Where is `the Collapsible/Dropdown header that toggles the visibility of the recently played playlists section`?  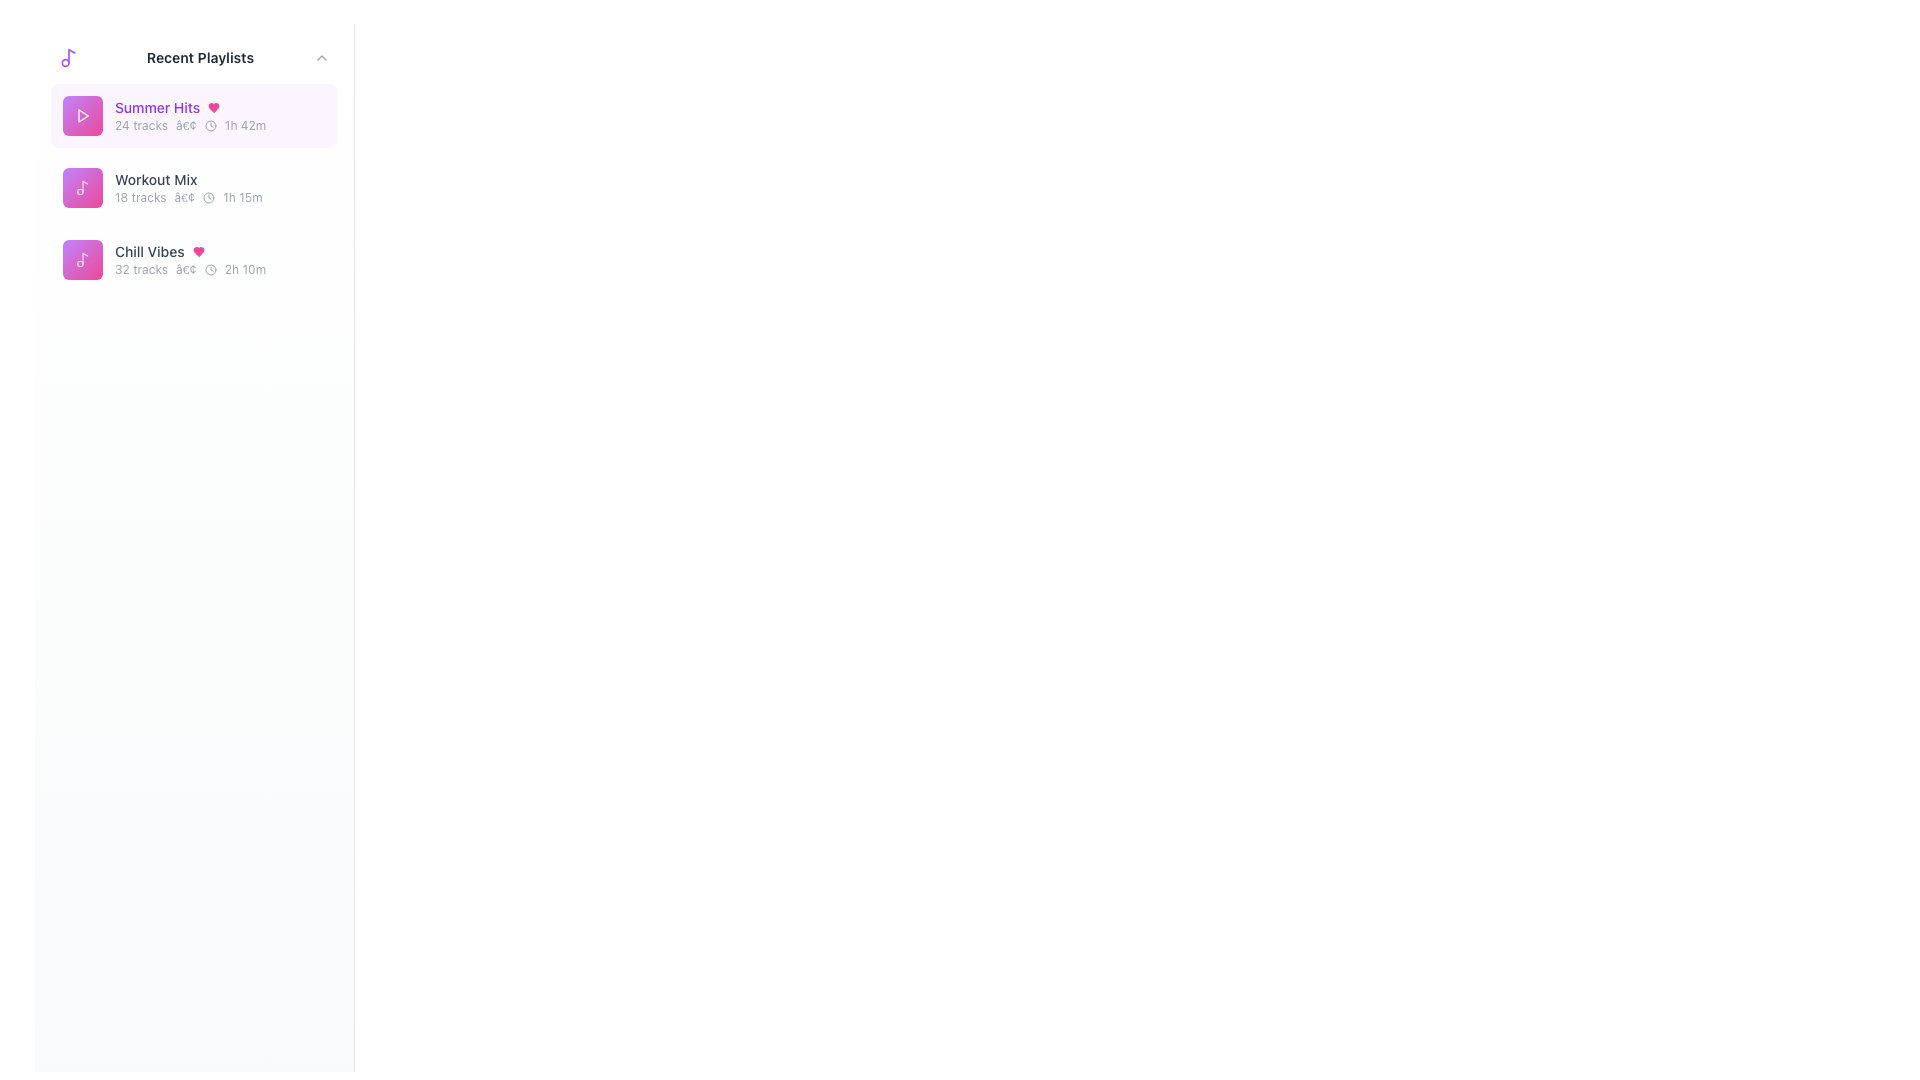
the Collapsible/Dropdown header that toggles the visibility of the recently played playlists section is located at coordinates (194, 56).